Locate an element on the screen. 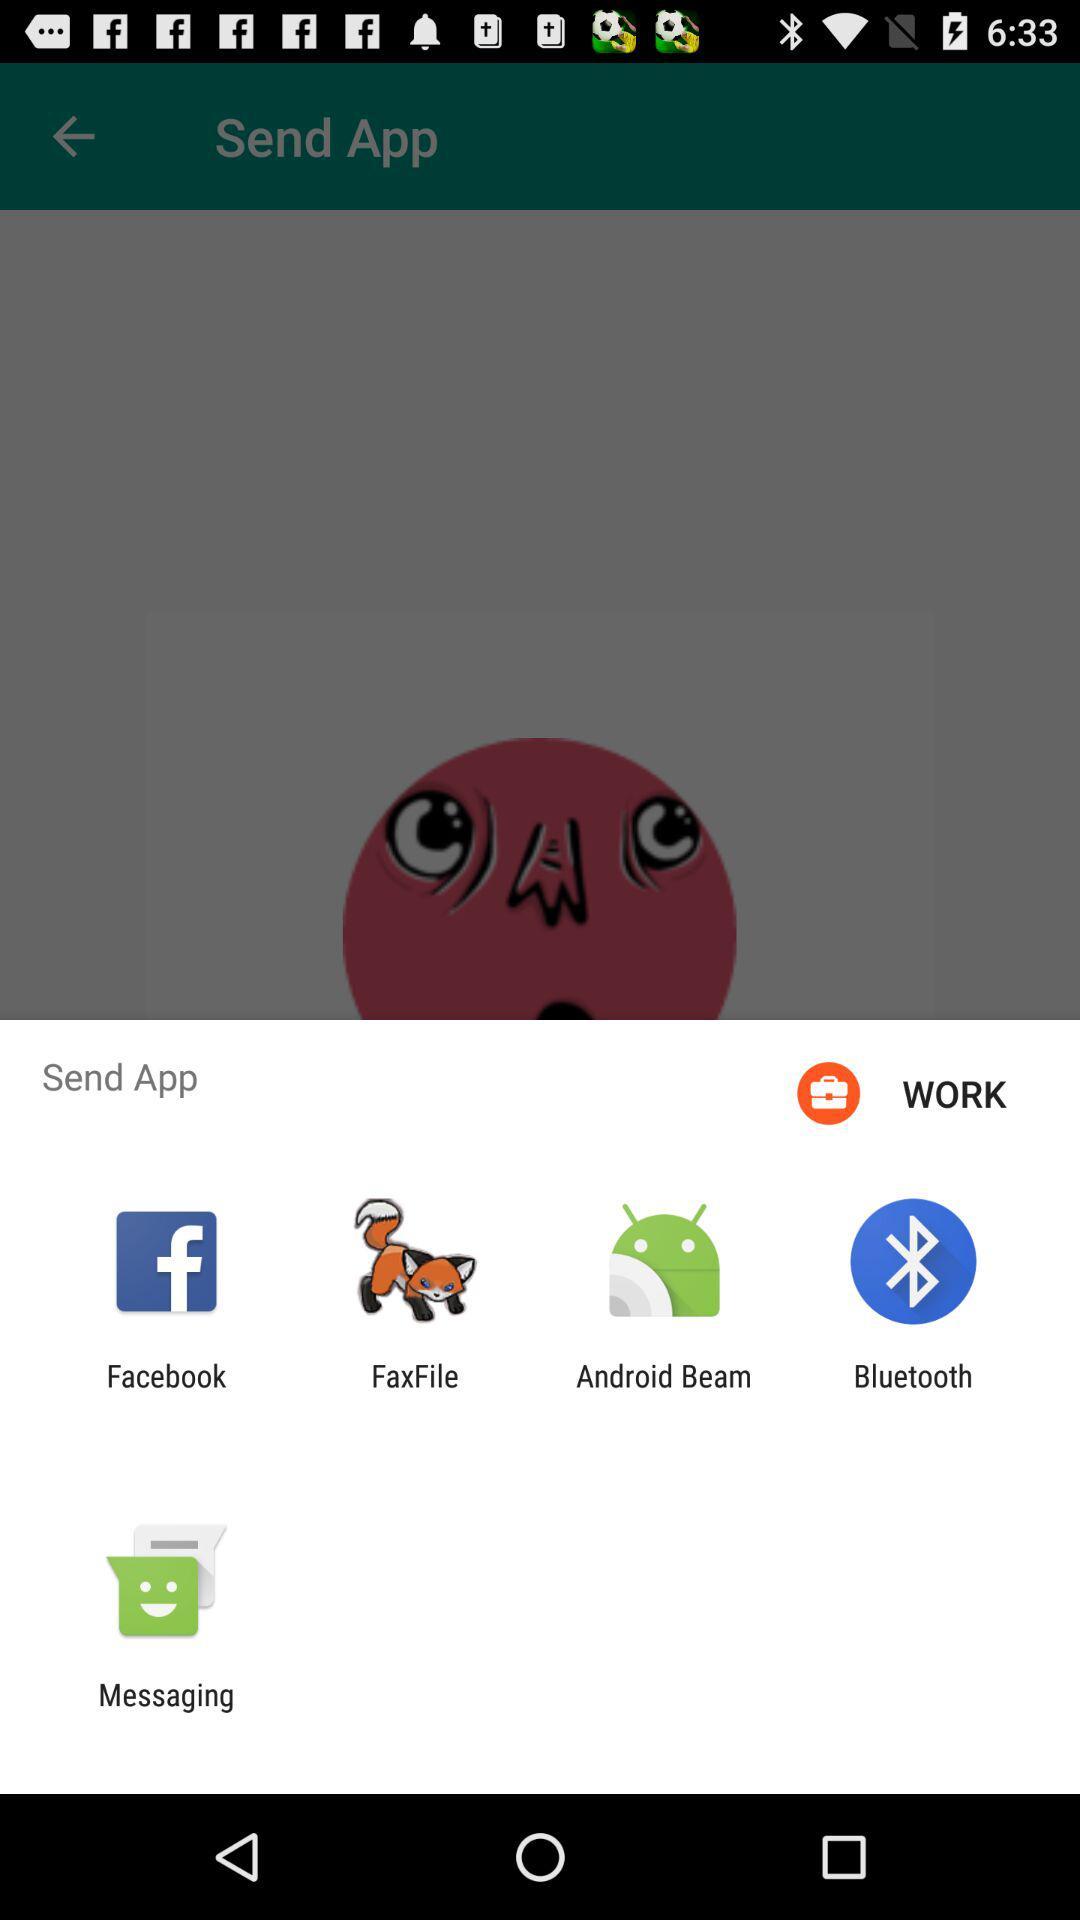 This screenshot has height=1920, width=1080. the item next to facebook icon is located at coordinates (414, 1392).